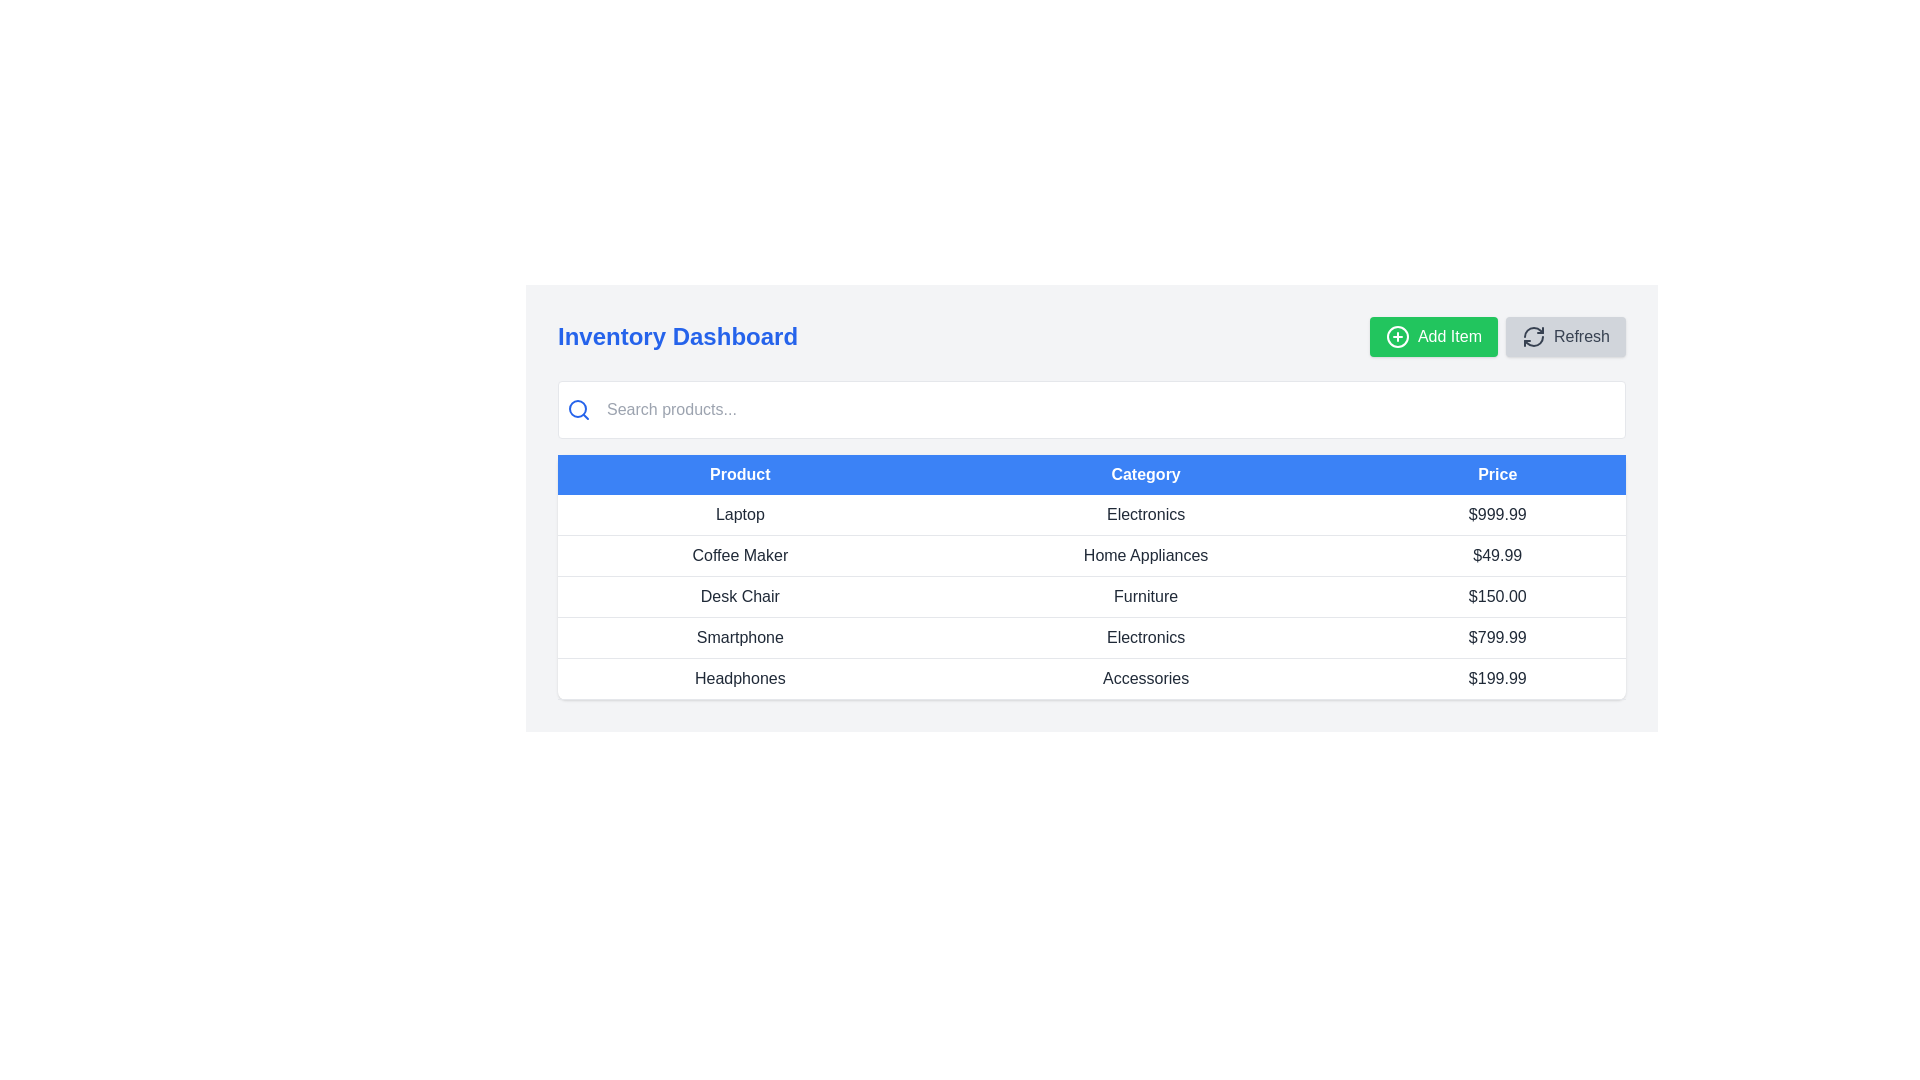 The width and height of the screenshot is (1920, 1080). Describe the element at coordinates (739, 596) in the screenshot. I see `text label for the product 'Desk Chair' located in the third row of the product list under the 'Product' column` at that location.